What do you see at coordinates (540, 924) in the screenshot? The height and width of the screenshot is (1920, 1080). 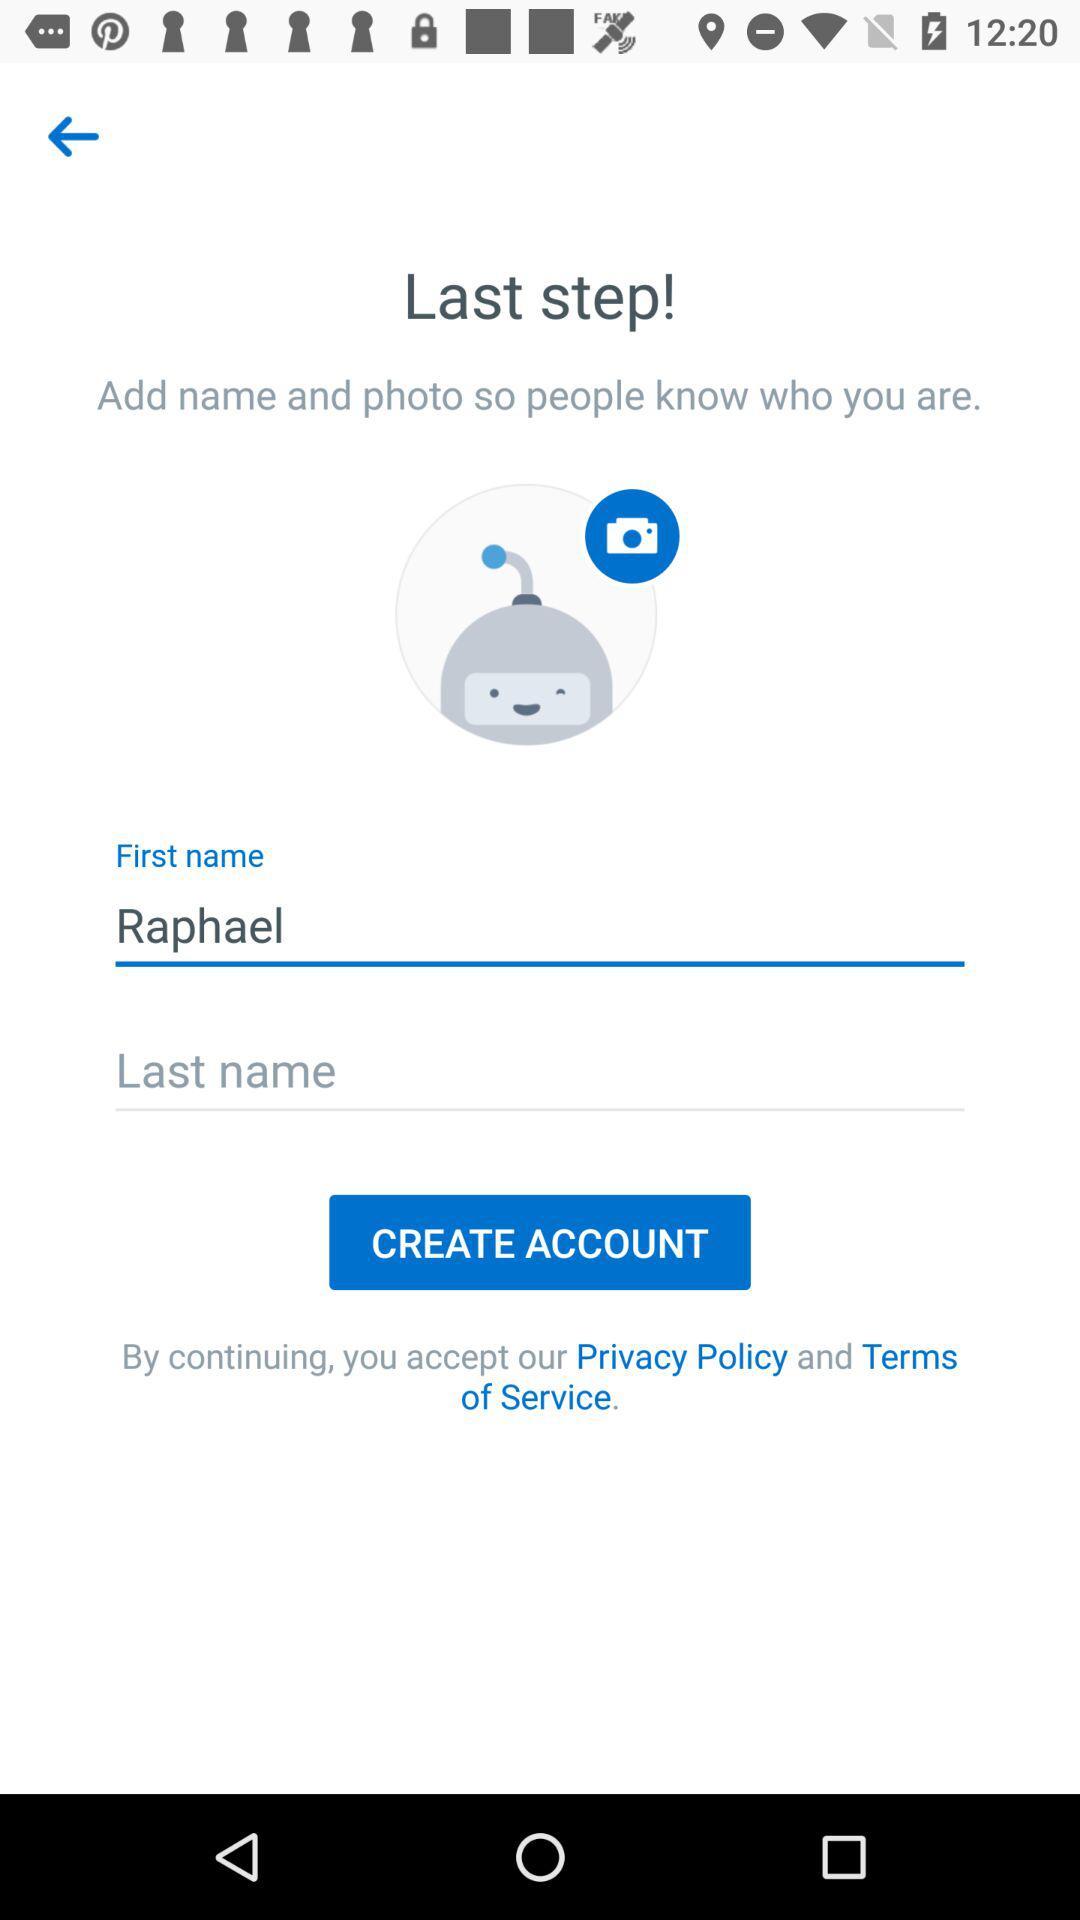 I see `raphael` at bounding box center [540, 924].